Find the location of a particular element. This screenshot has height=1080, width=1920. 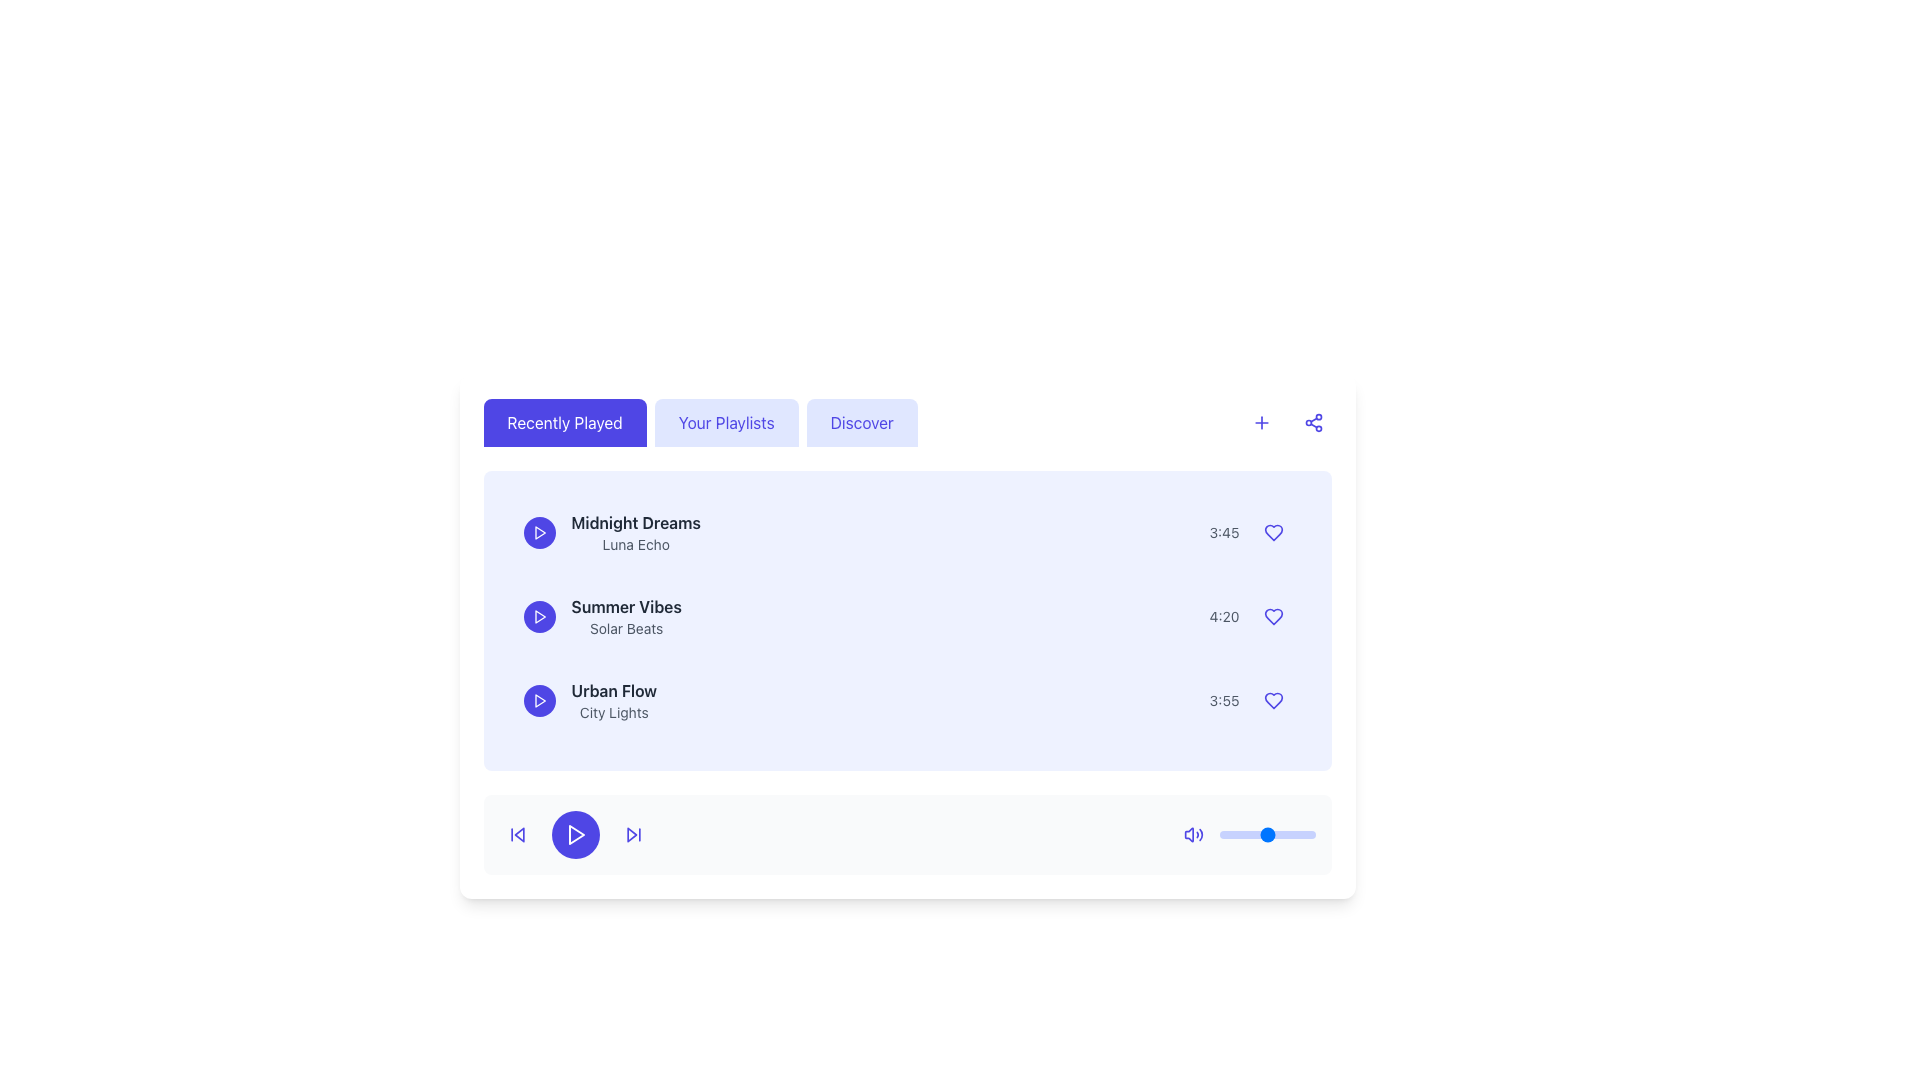

the slider is located at coordinates (1312, 834).